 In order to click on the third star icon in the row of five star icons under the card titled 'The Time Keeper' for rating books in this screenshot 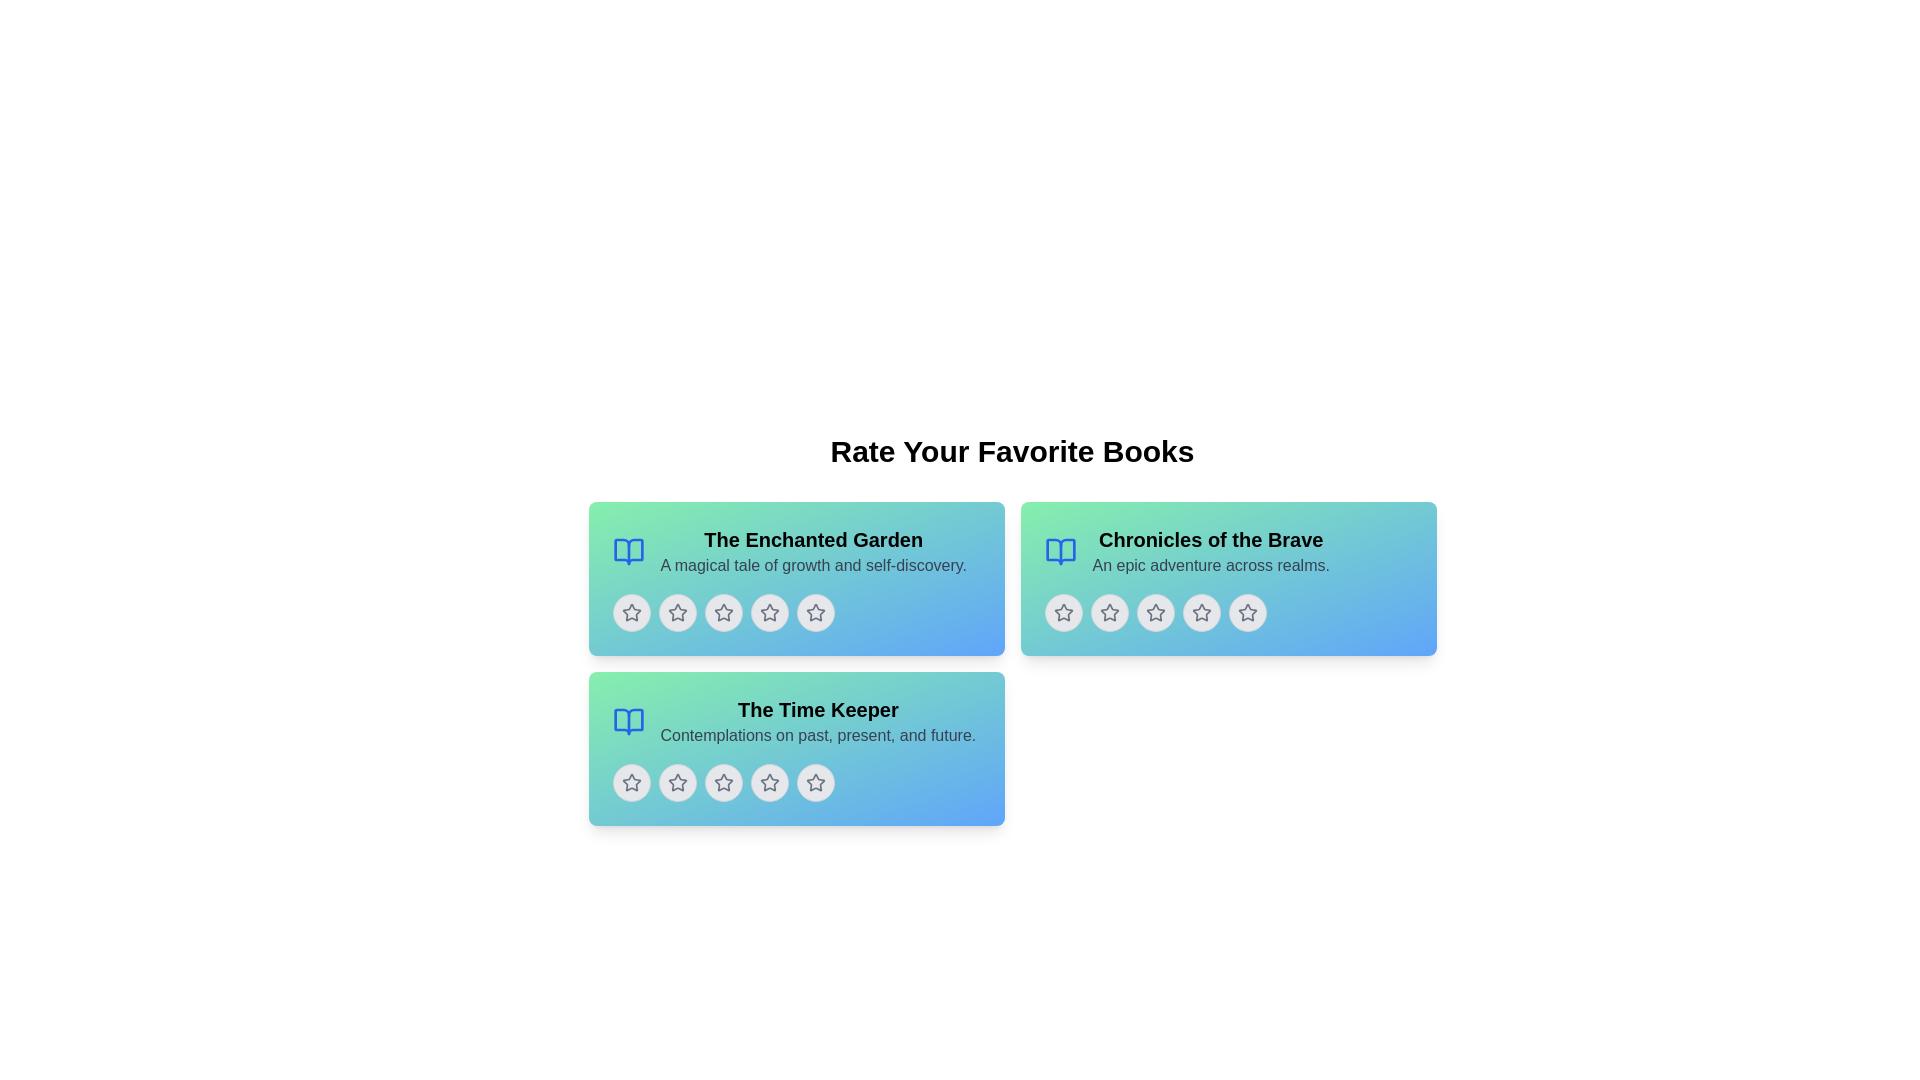, I will do `click(768, 782)`.